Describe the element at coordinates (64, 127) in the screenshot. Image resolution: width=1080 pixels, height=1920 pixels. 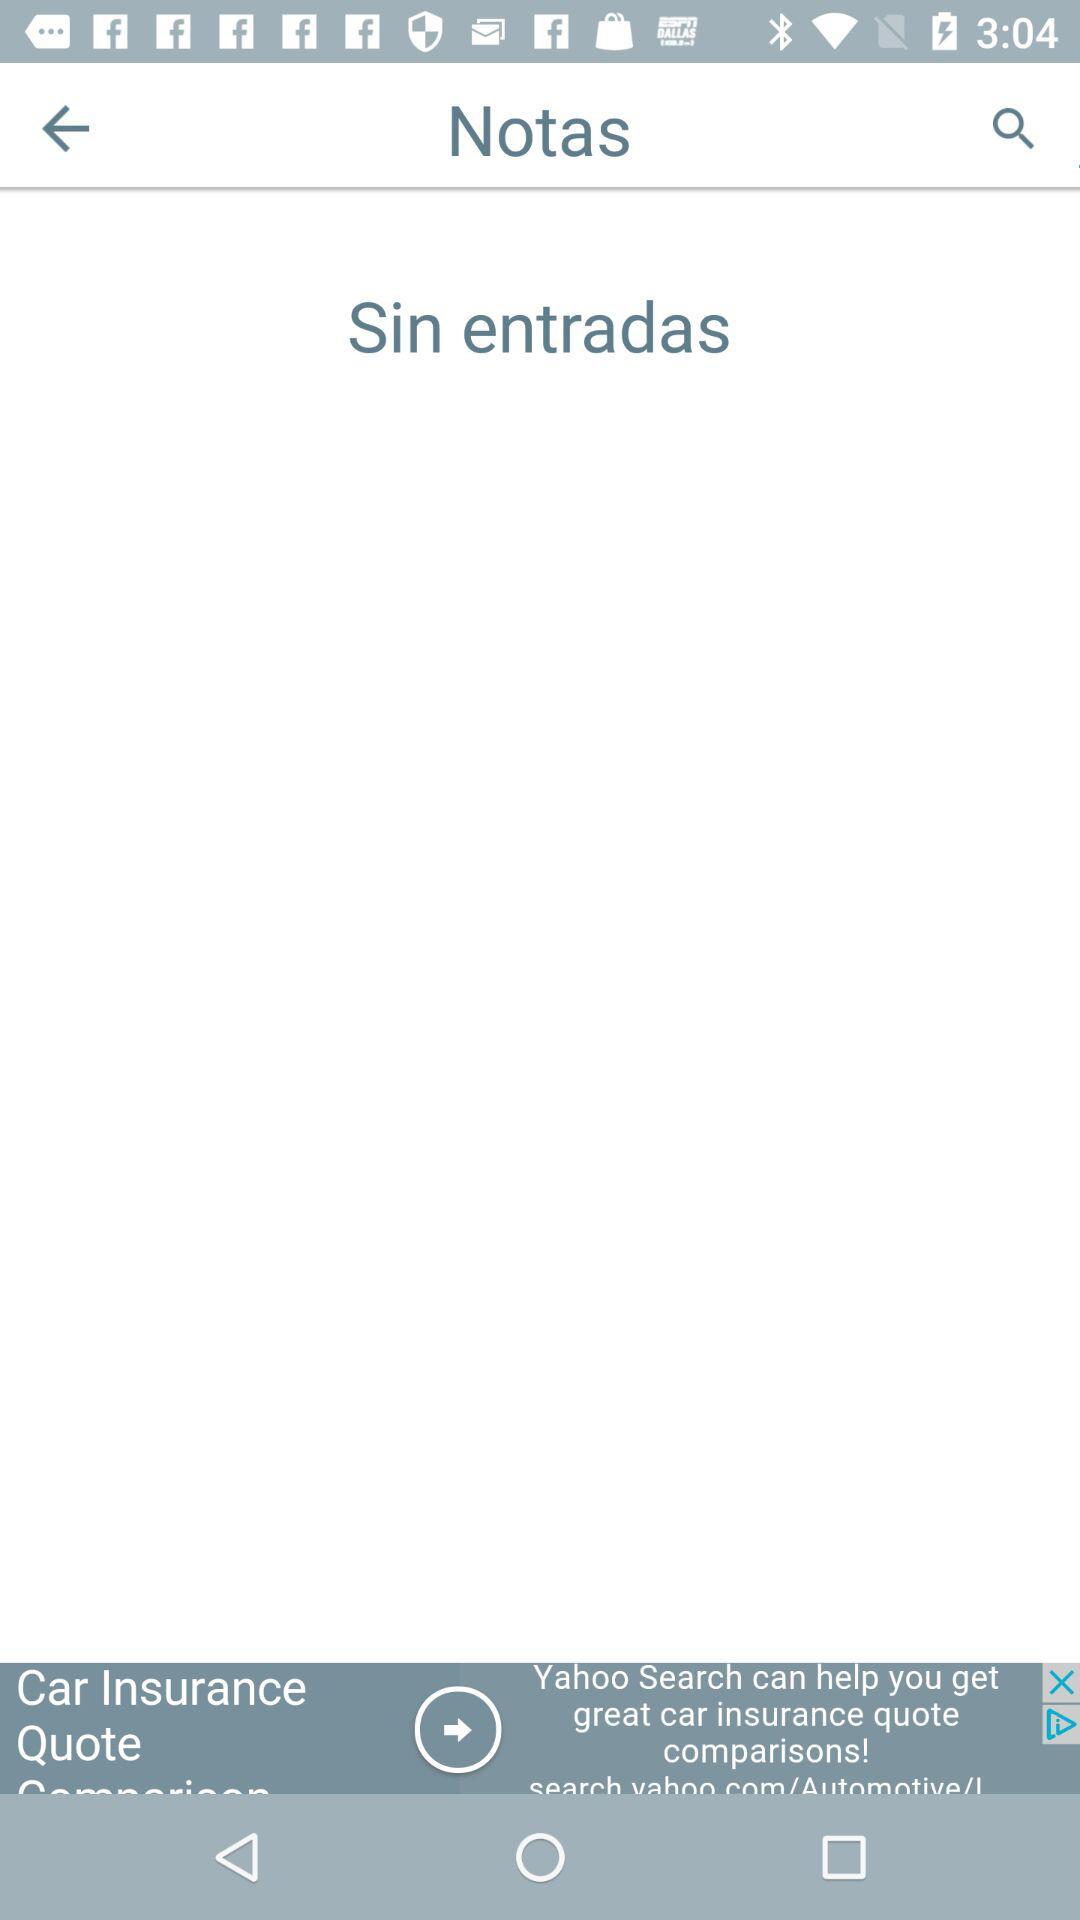
I see `go back` at that location.